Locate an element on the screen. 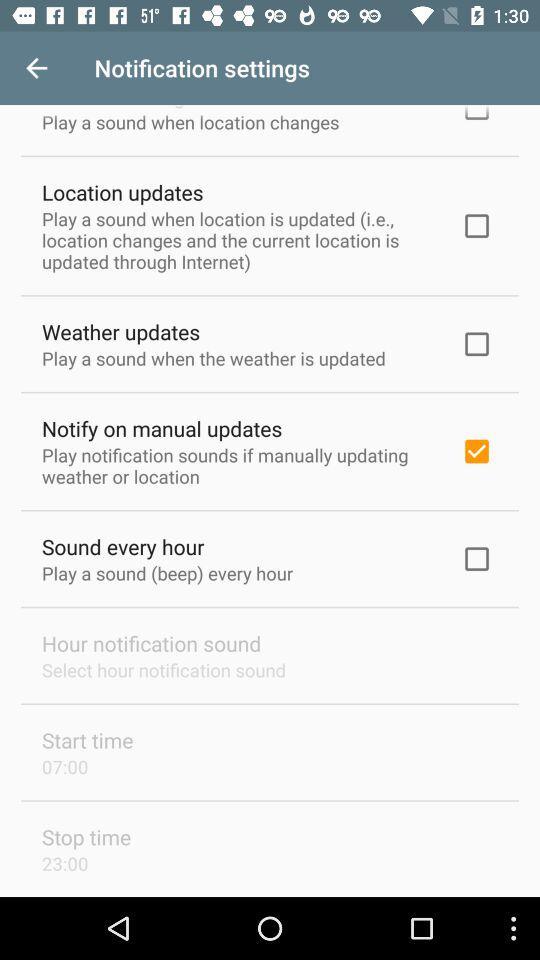 Image resolution: width=540 pixels, height=960 pixels. the icon next to the notification settings icon is located at coordinates (36, 68).